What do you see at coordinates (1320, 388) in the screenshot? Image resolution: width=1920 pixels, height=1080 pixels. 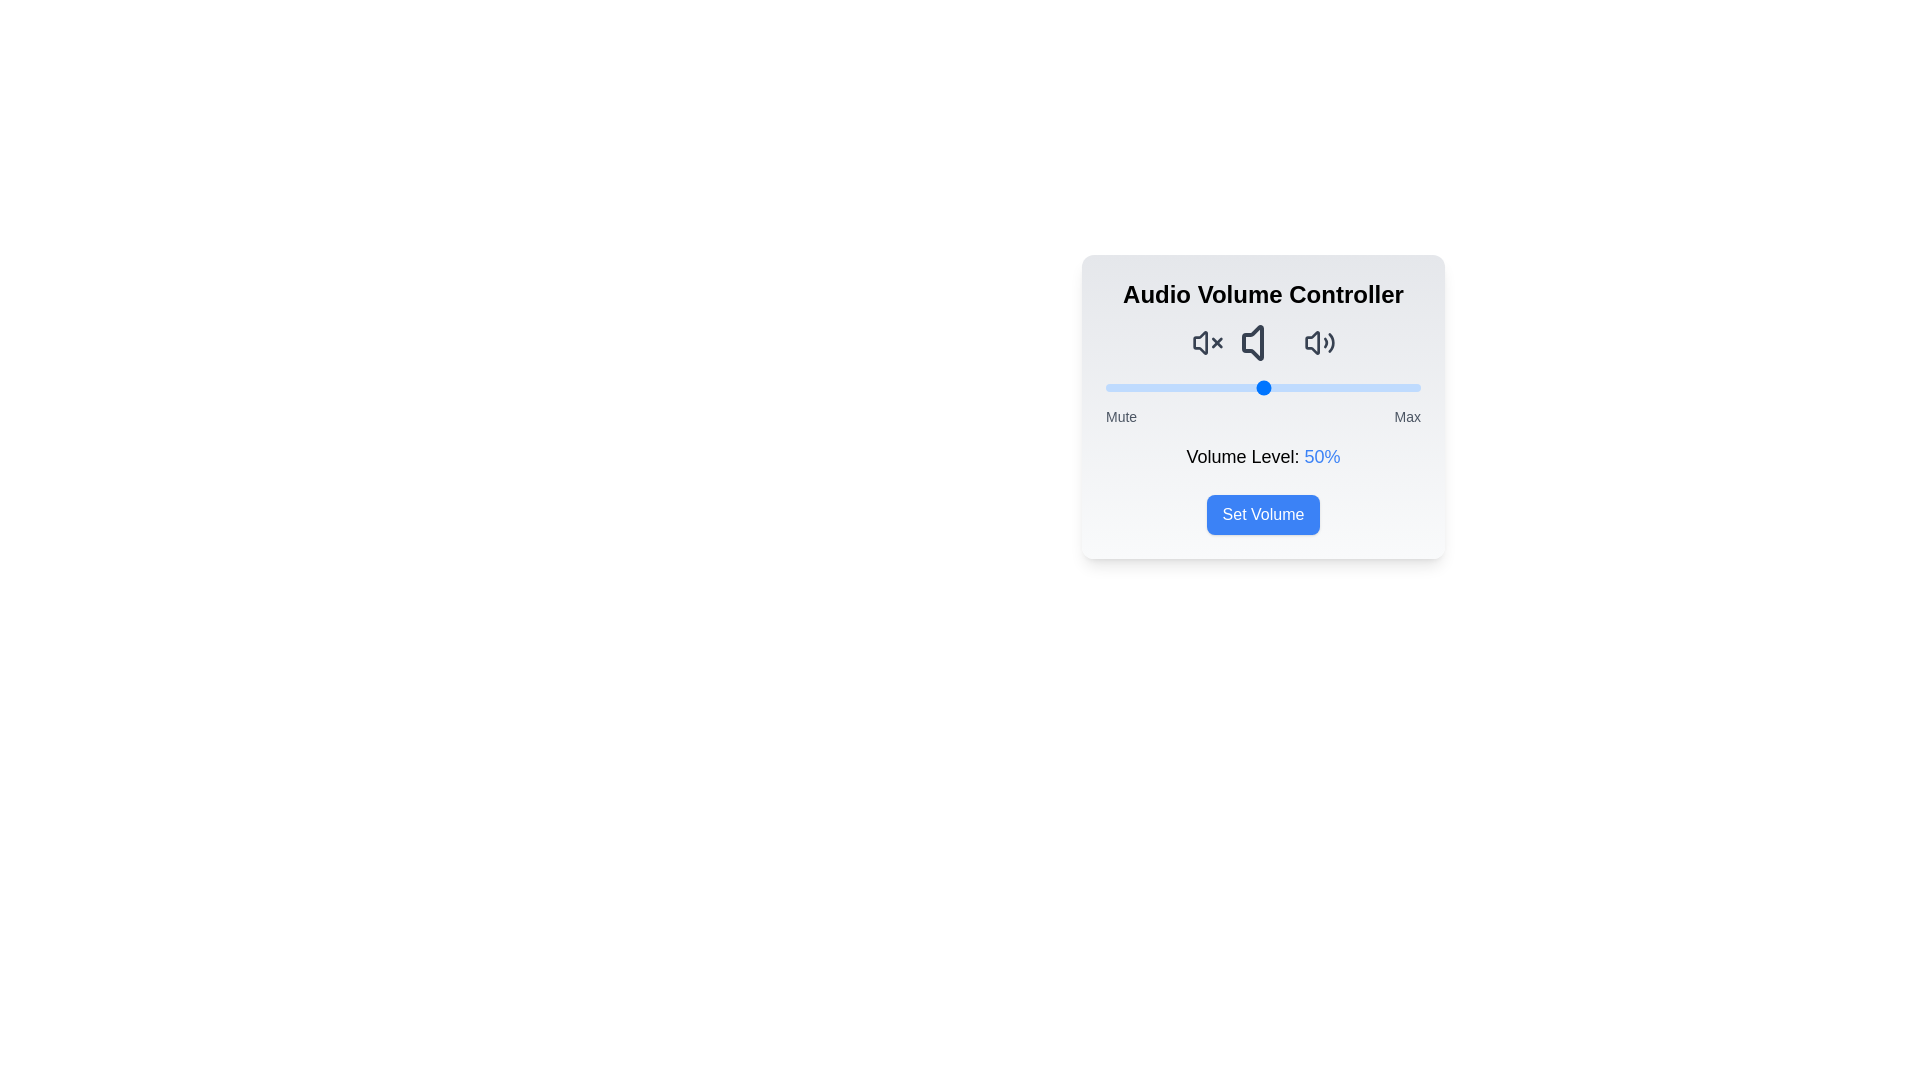 I see `the volume slider to 68%` at bounding box center [1320, 388].